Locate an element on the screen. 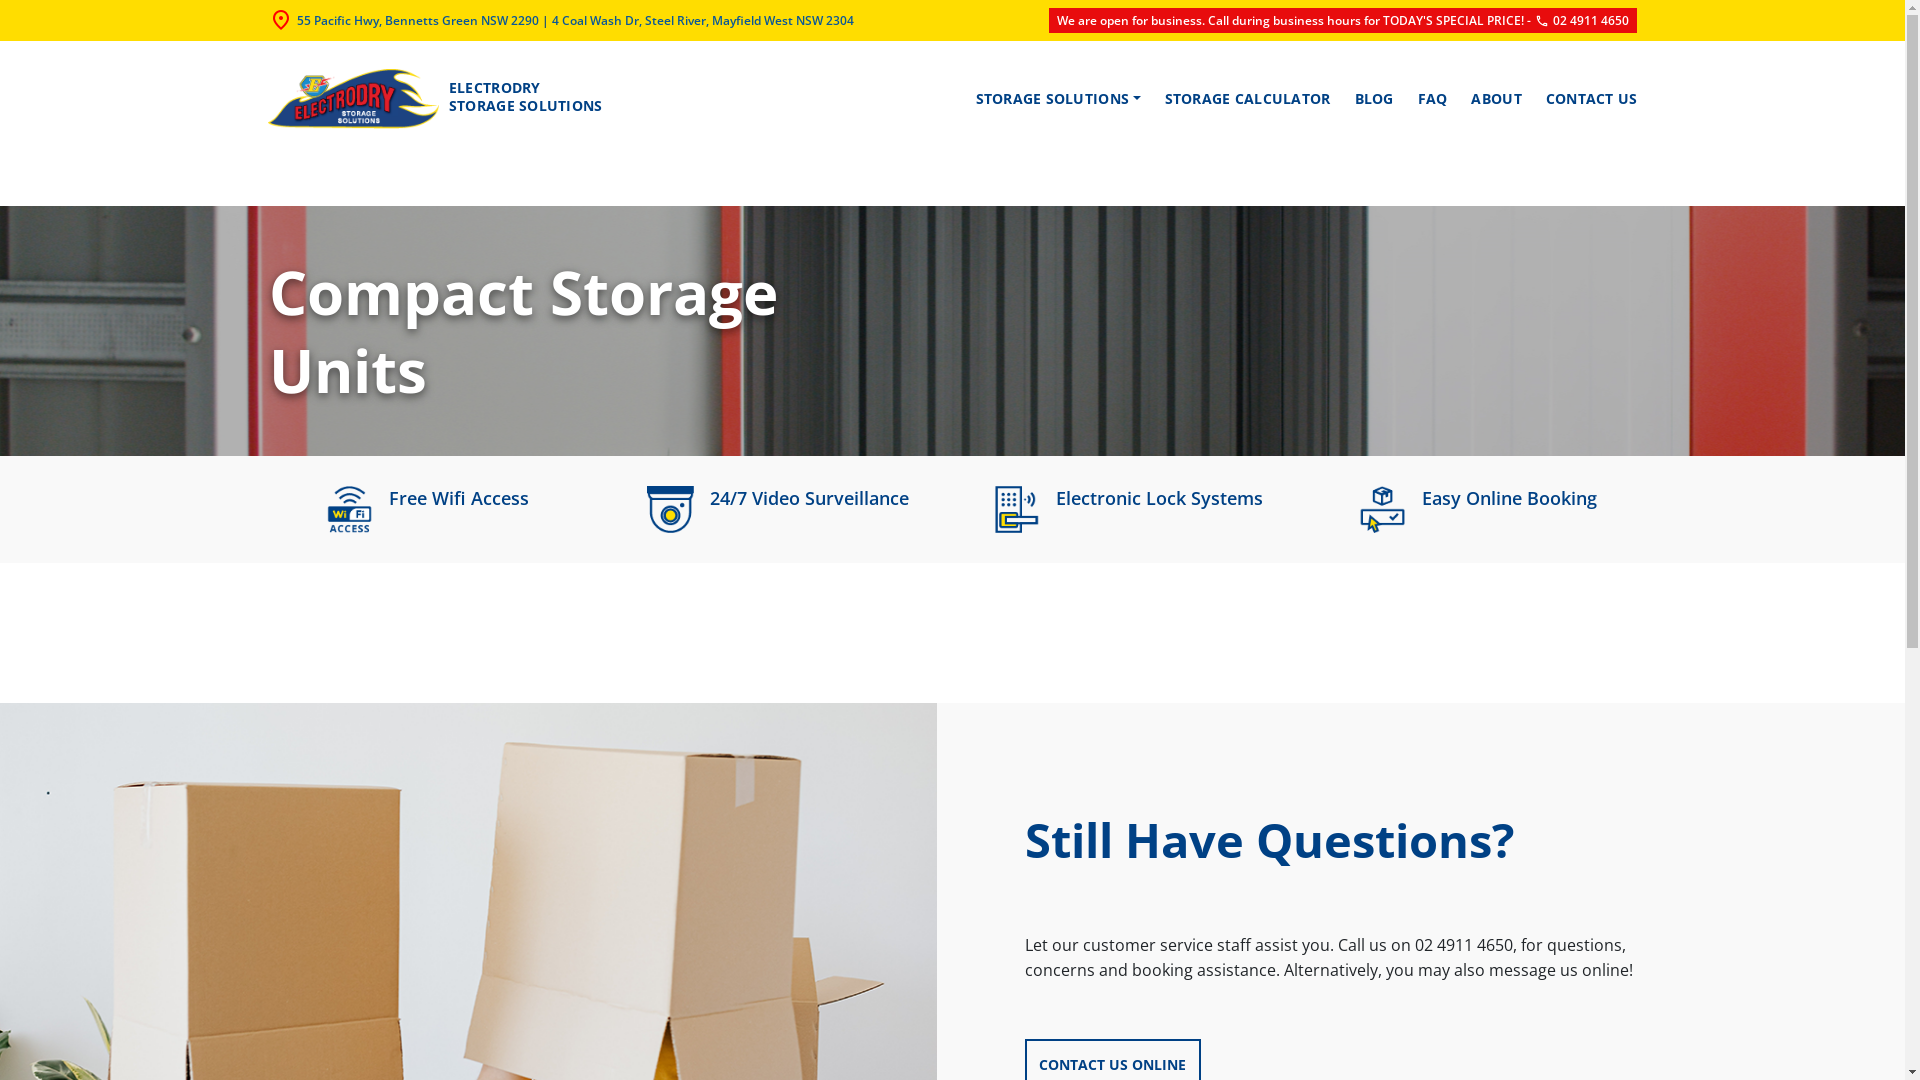 This screenshot has height=1080, width=1920. 'FAQ' is located at coordinates (1432, 99).